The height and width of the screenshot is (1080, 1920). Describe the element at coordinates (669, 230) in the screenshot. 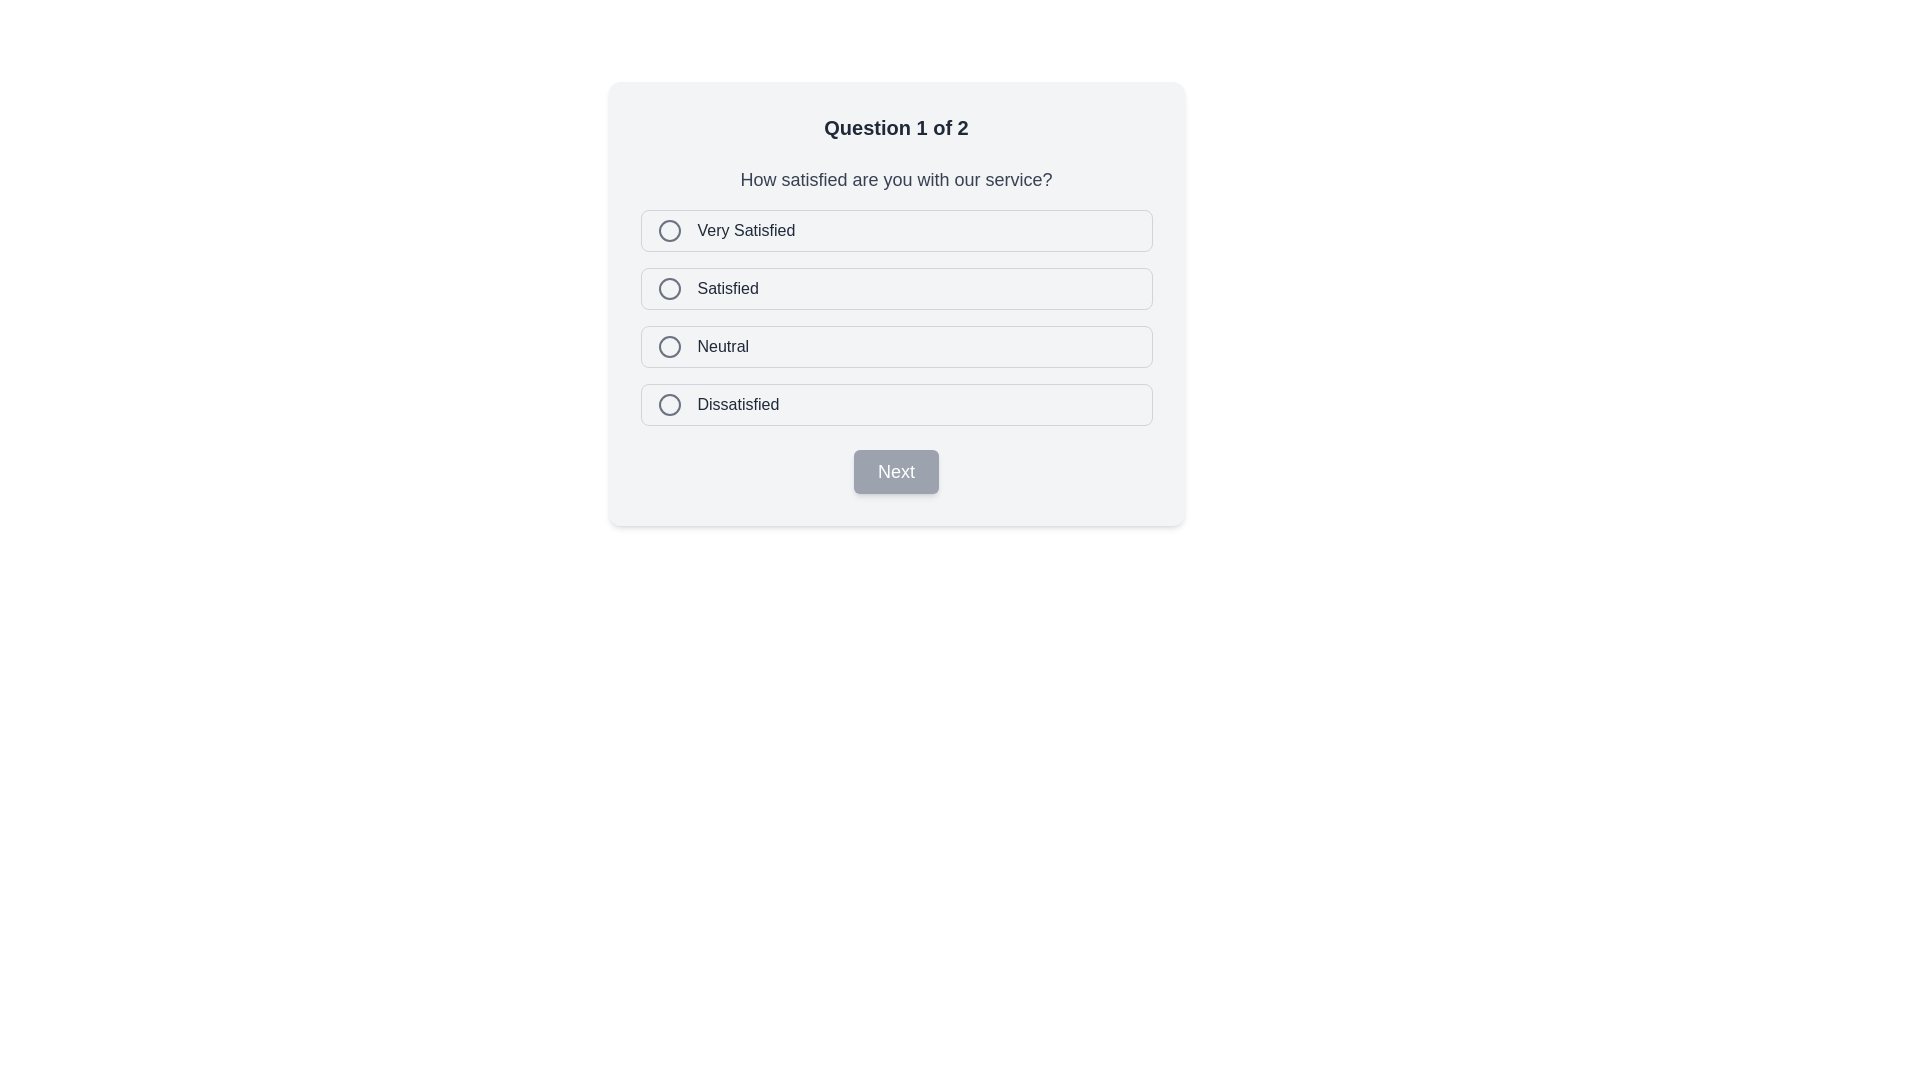

I see `the circular gray icon with a thin border located to the left of the 'Very Satisfied' option` at that location.